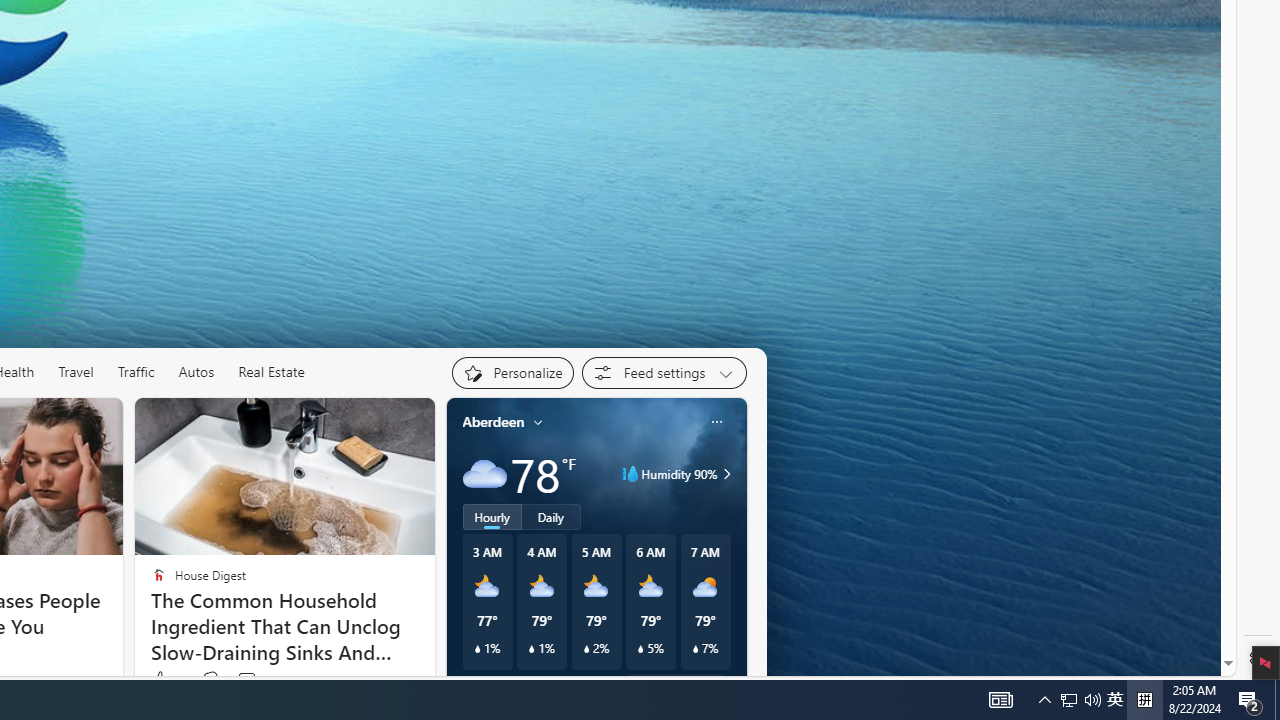 This screenshot has height=720, width=1280. What do you see at coordinates (716, 420) in the screenshot?
I see `'Class: icon-img'` at bounding box center [716, 420].